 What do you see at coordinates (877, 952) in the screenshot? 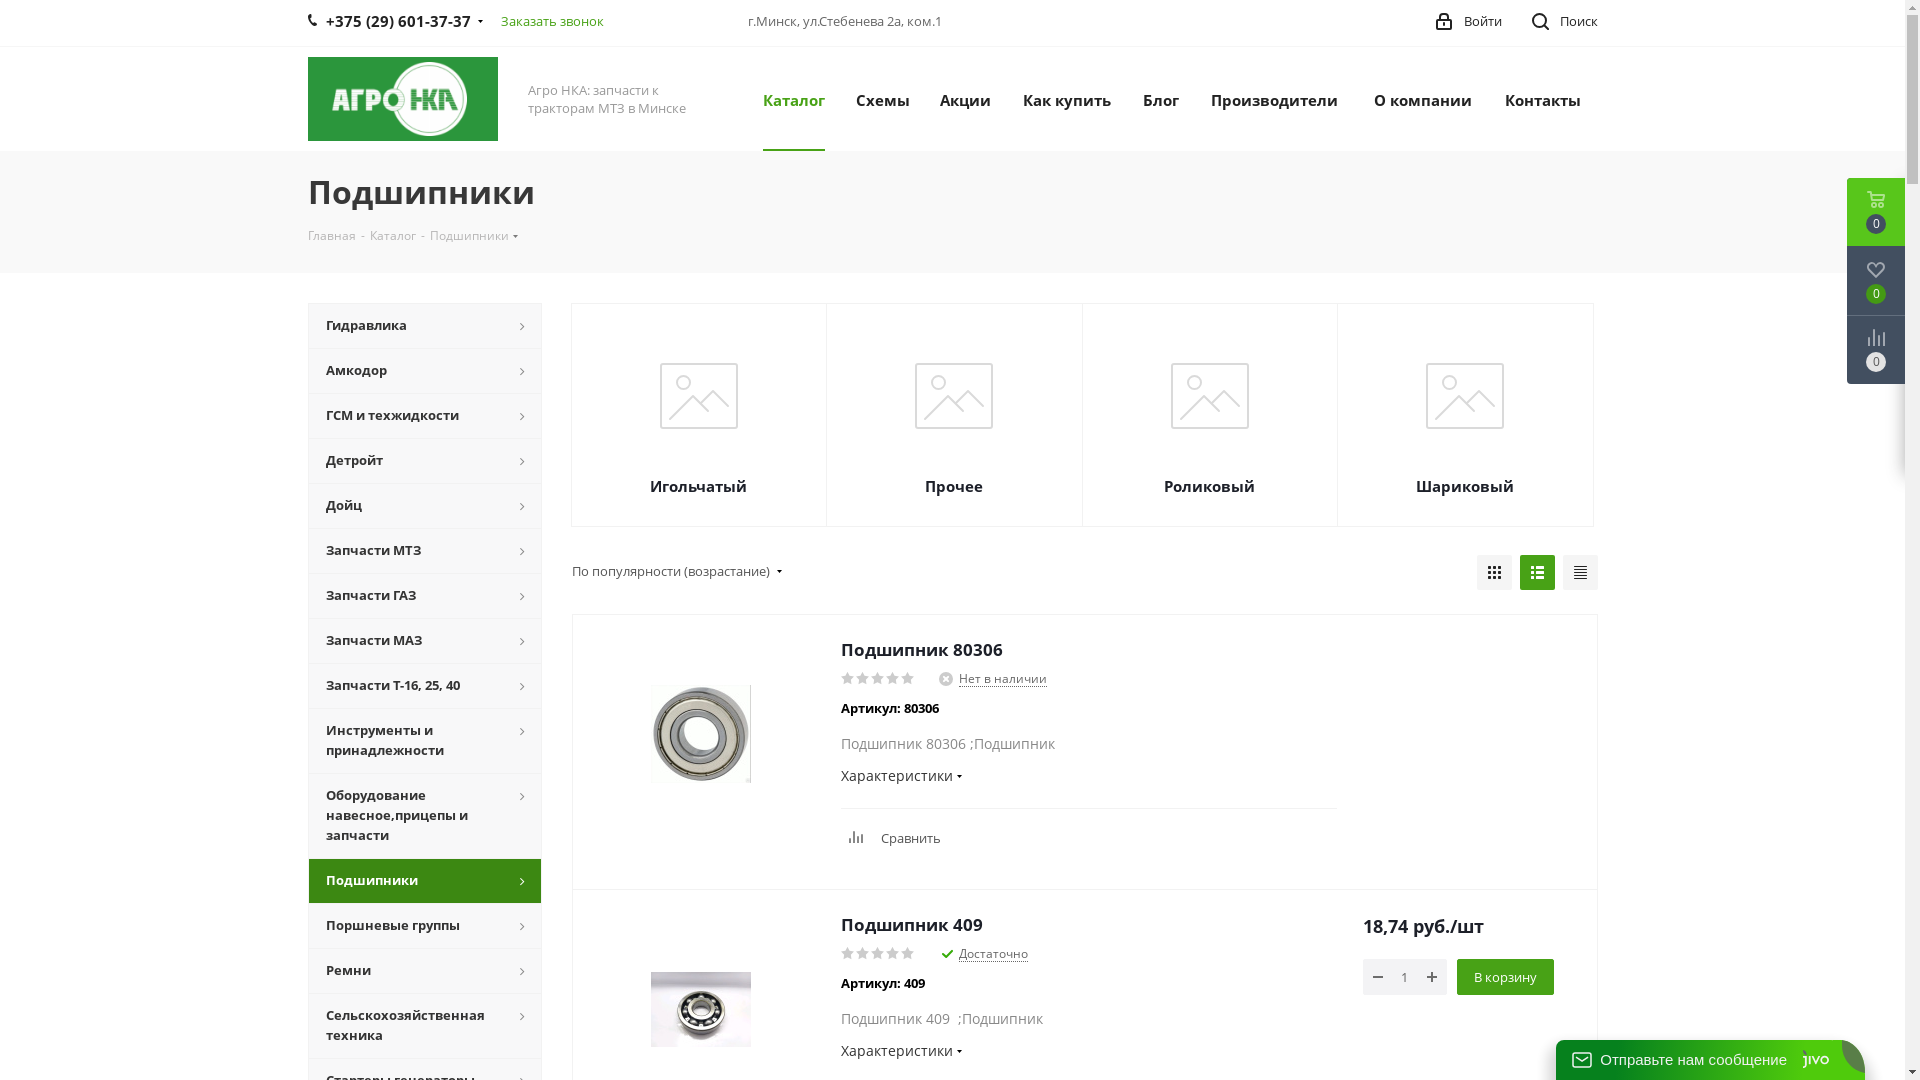
I see `'3'` at bounding box center [877, 952].